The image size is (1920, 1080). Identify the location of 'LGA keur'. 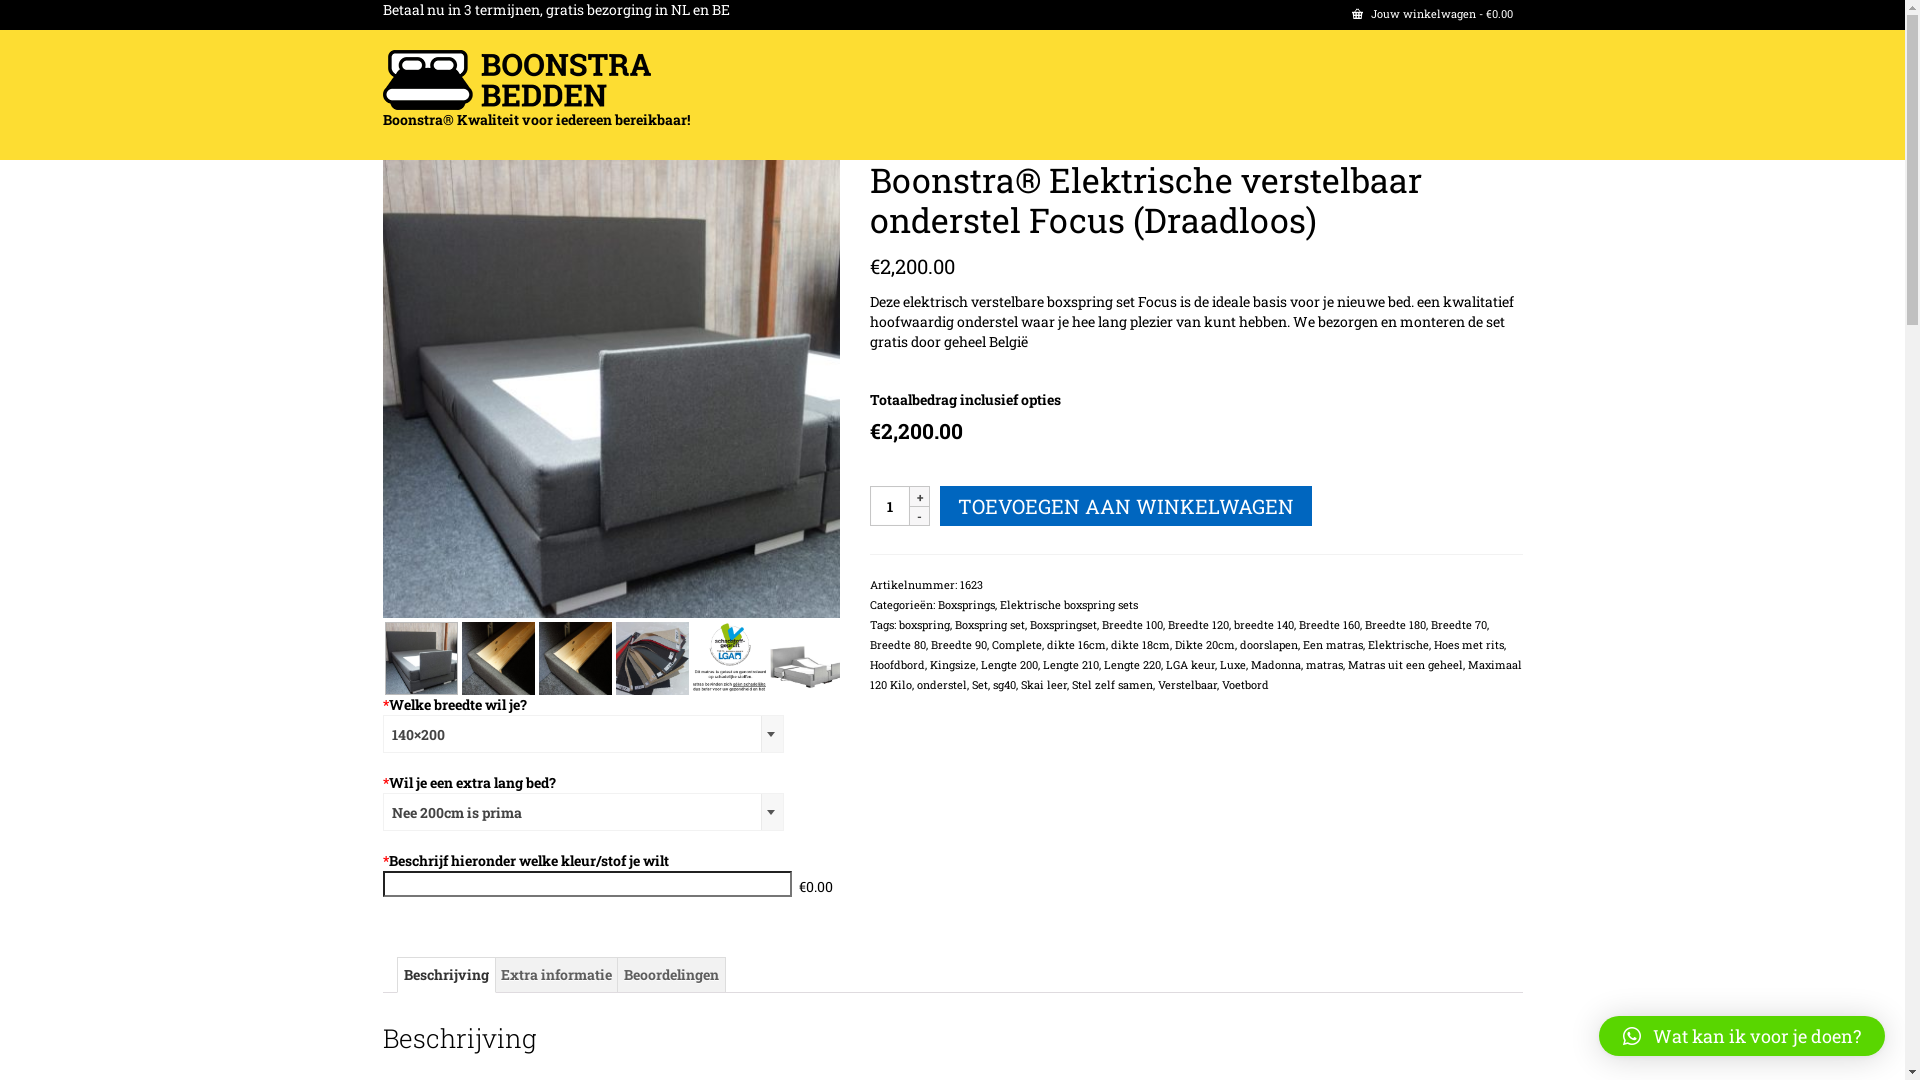
(1190, 664).